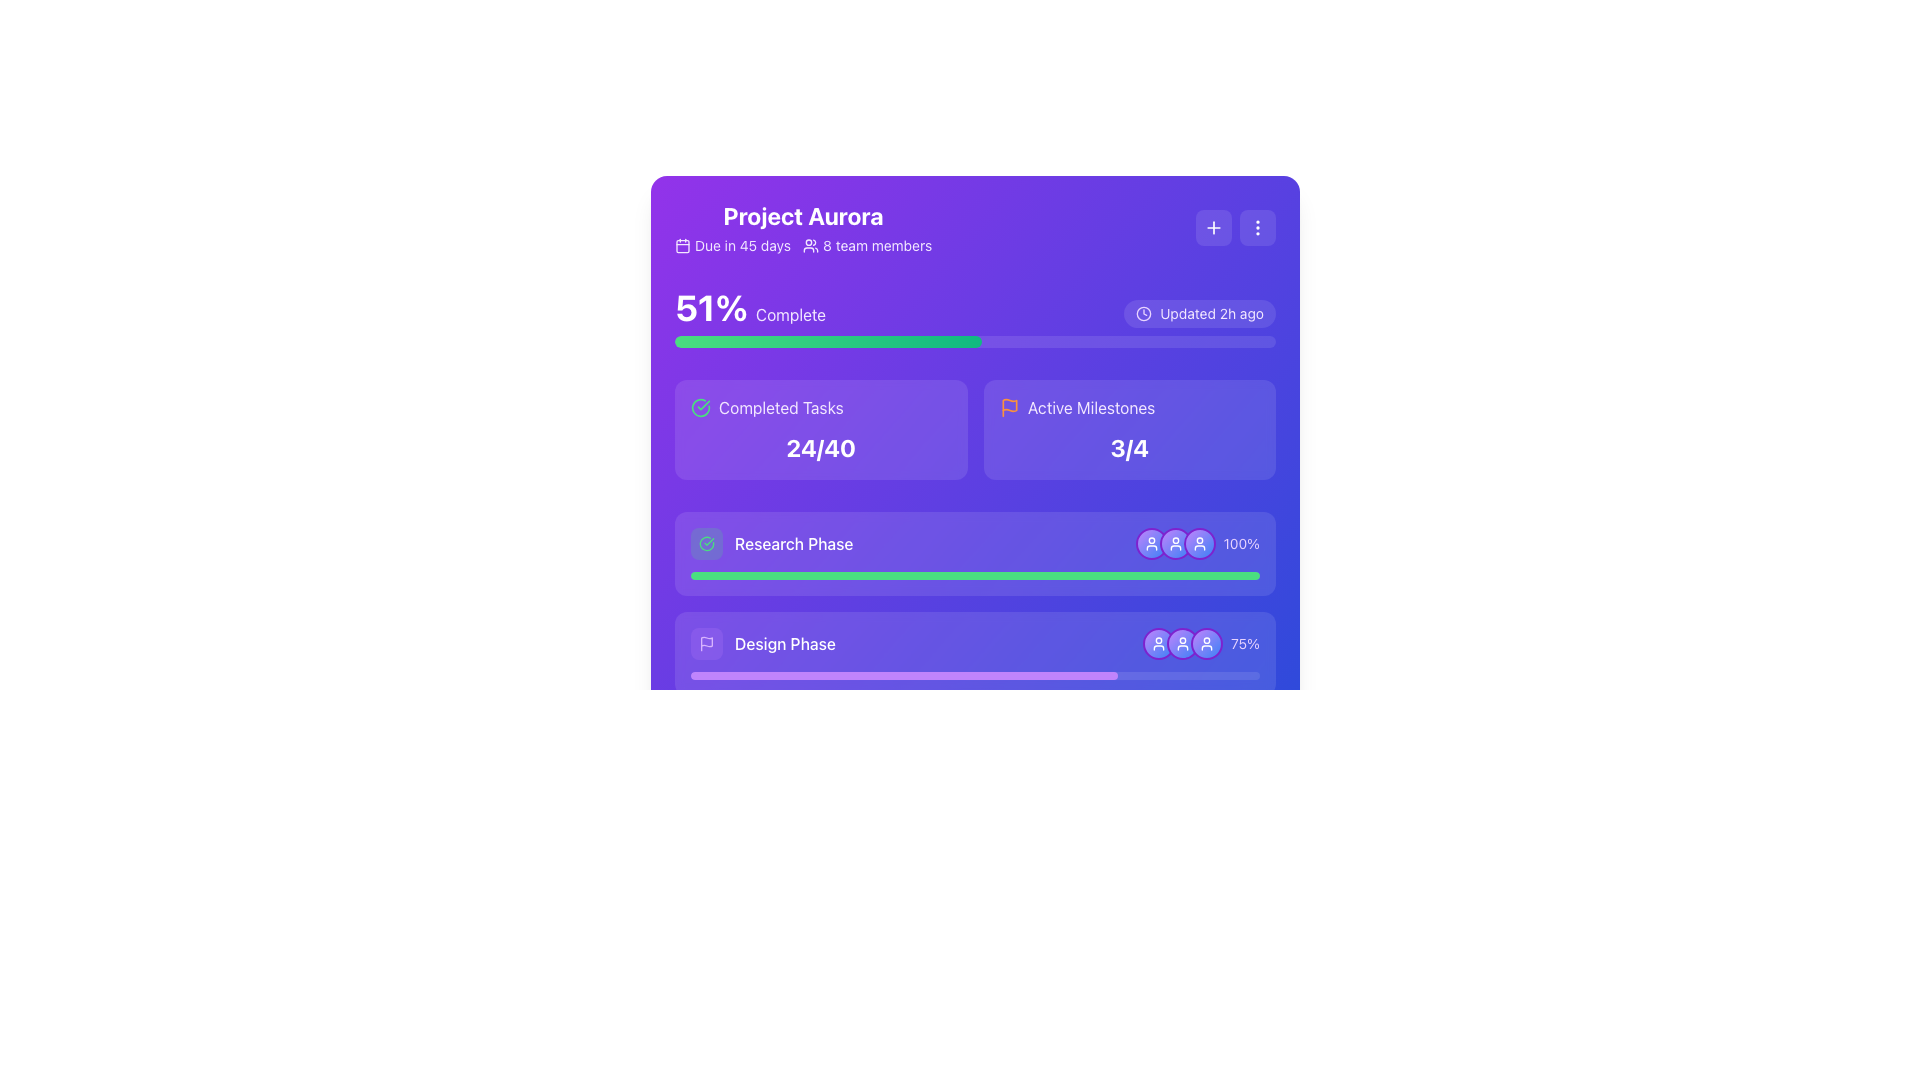 This screenshot has width=1920, height=1080. What do you see at coordinates (1211, 313) in the screenshot?
I see `the displayed update time on the text label located at the top-right corner of the interface, which provides the last update timestamp for the associated project or data set` at bounding box center [1211, 313].